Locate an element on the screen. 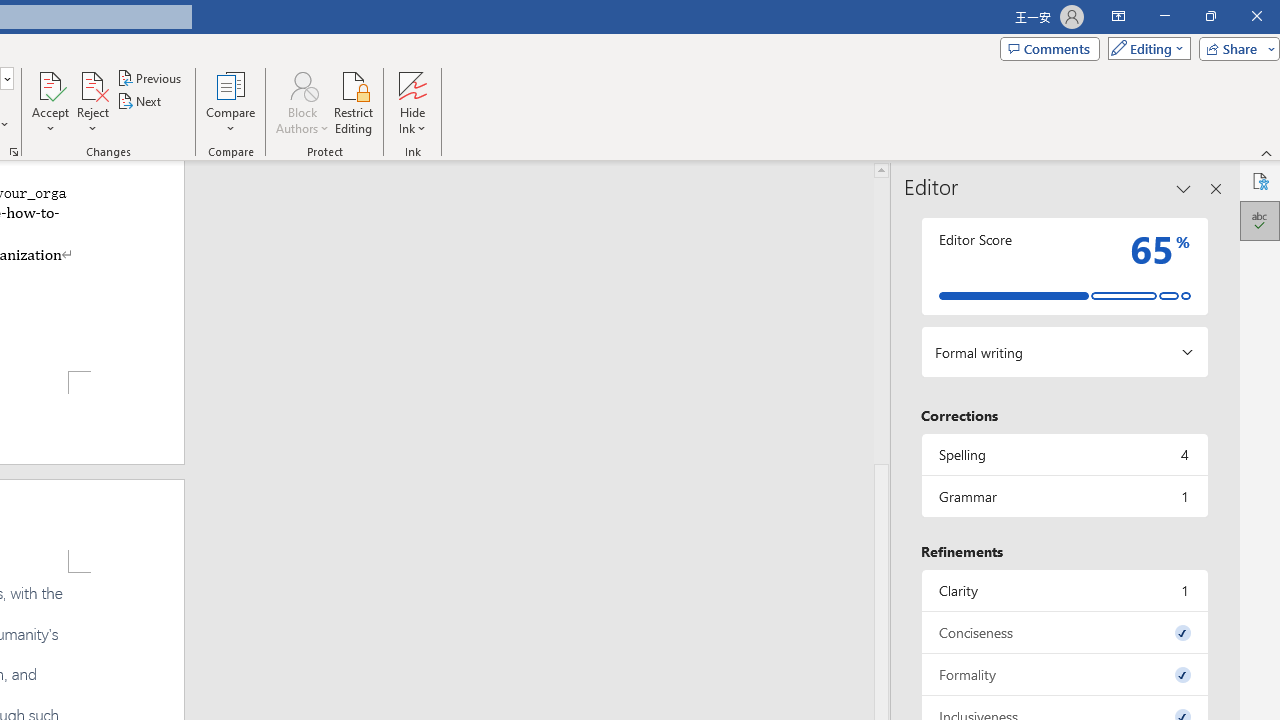  'Hide Ink' is located at coordinates (411, 84).